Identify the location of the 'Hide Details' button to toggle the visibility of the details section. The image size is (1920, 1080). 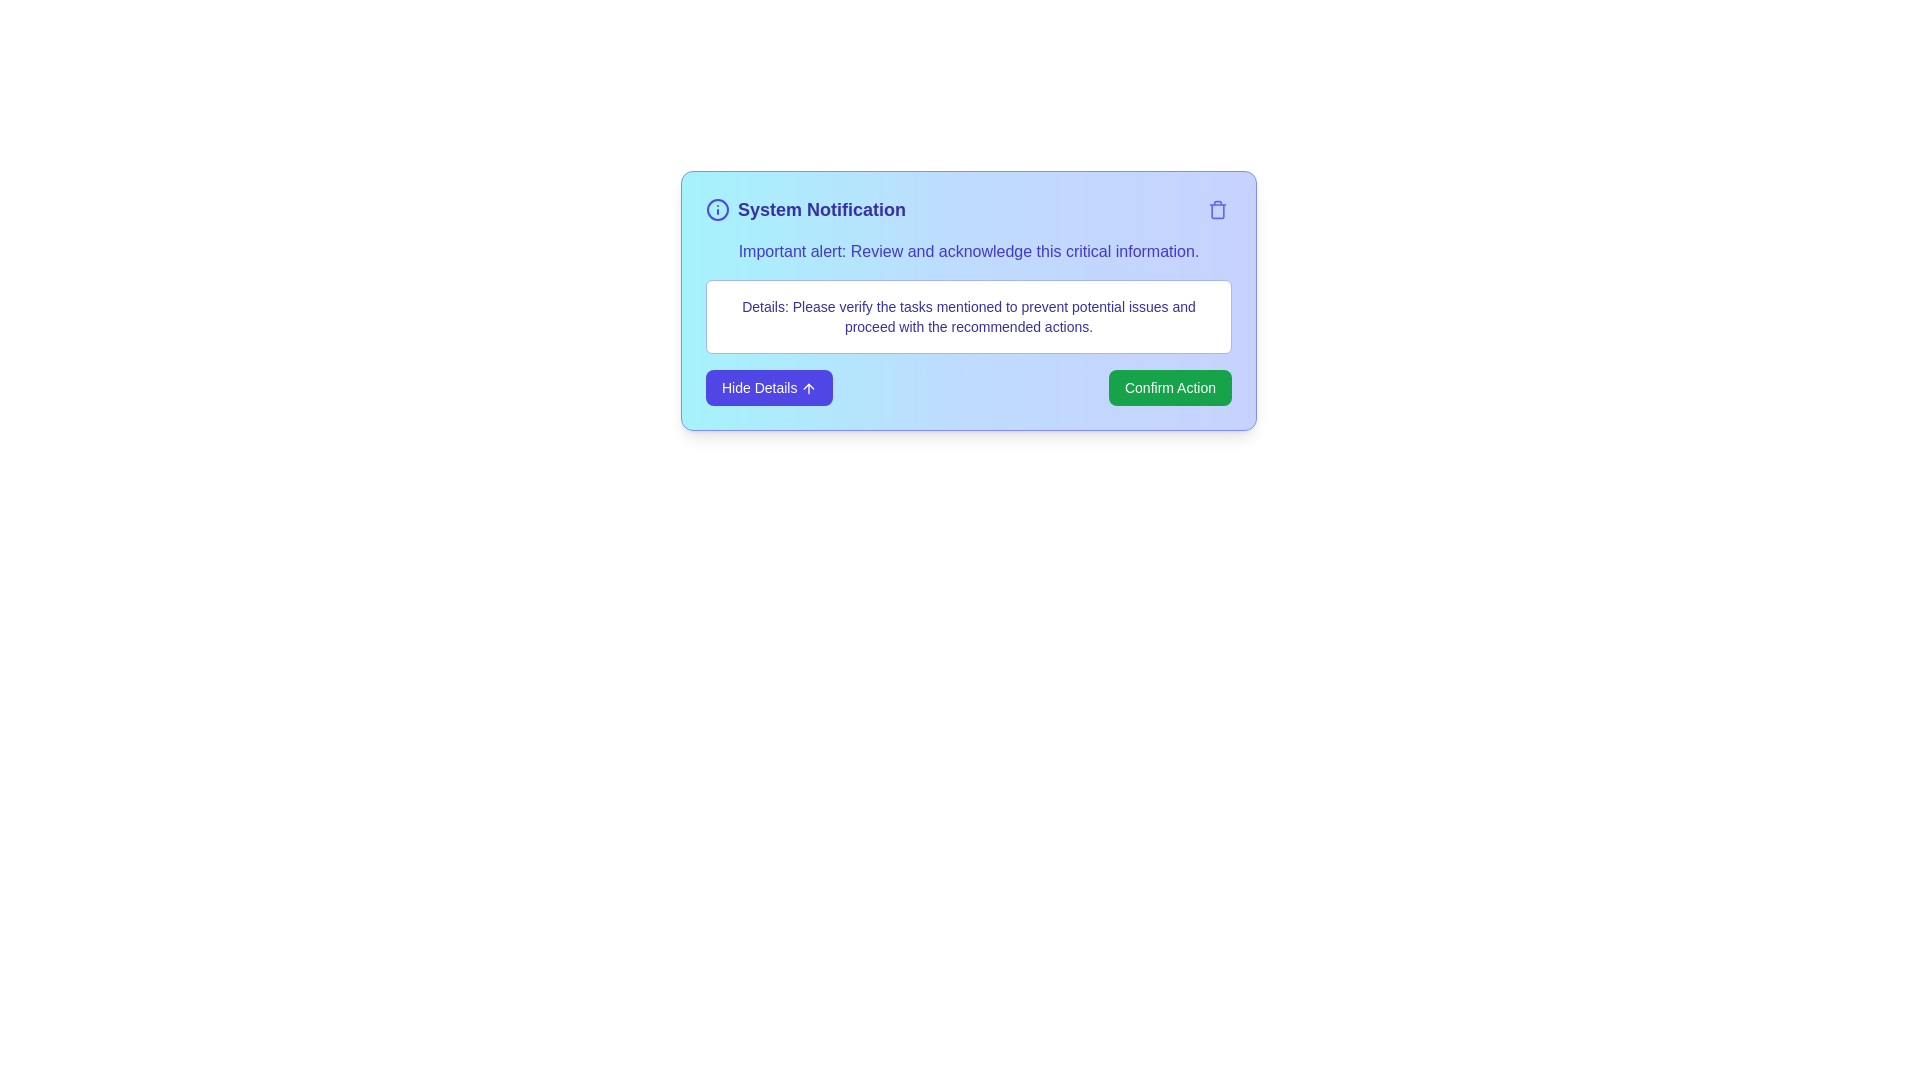
(768, 388).